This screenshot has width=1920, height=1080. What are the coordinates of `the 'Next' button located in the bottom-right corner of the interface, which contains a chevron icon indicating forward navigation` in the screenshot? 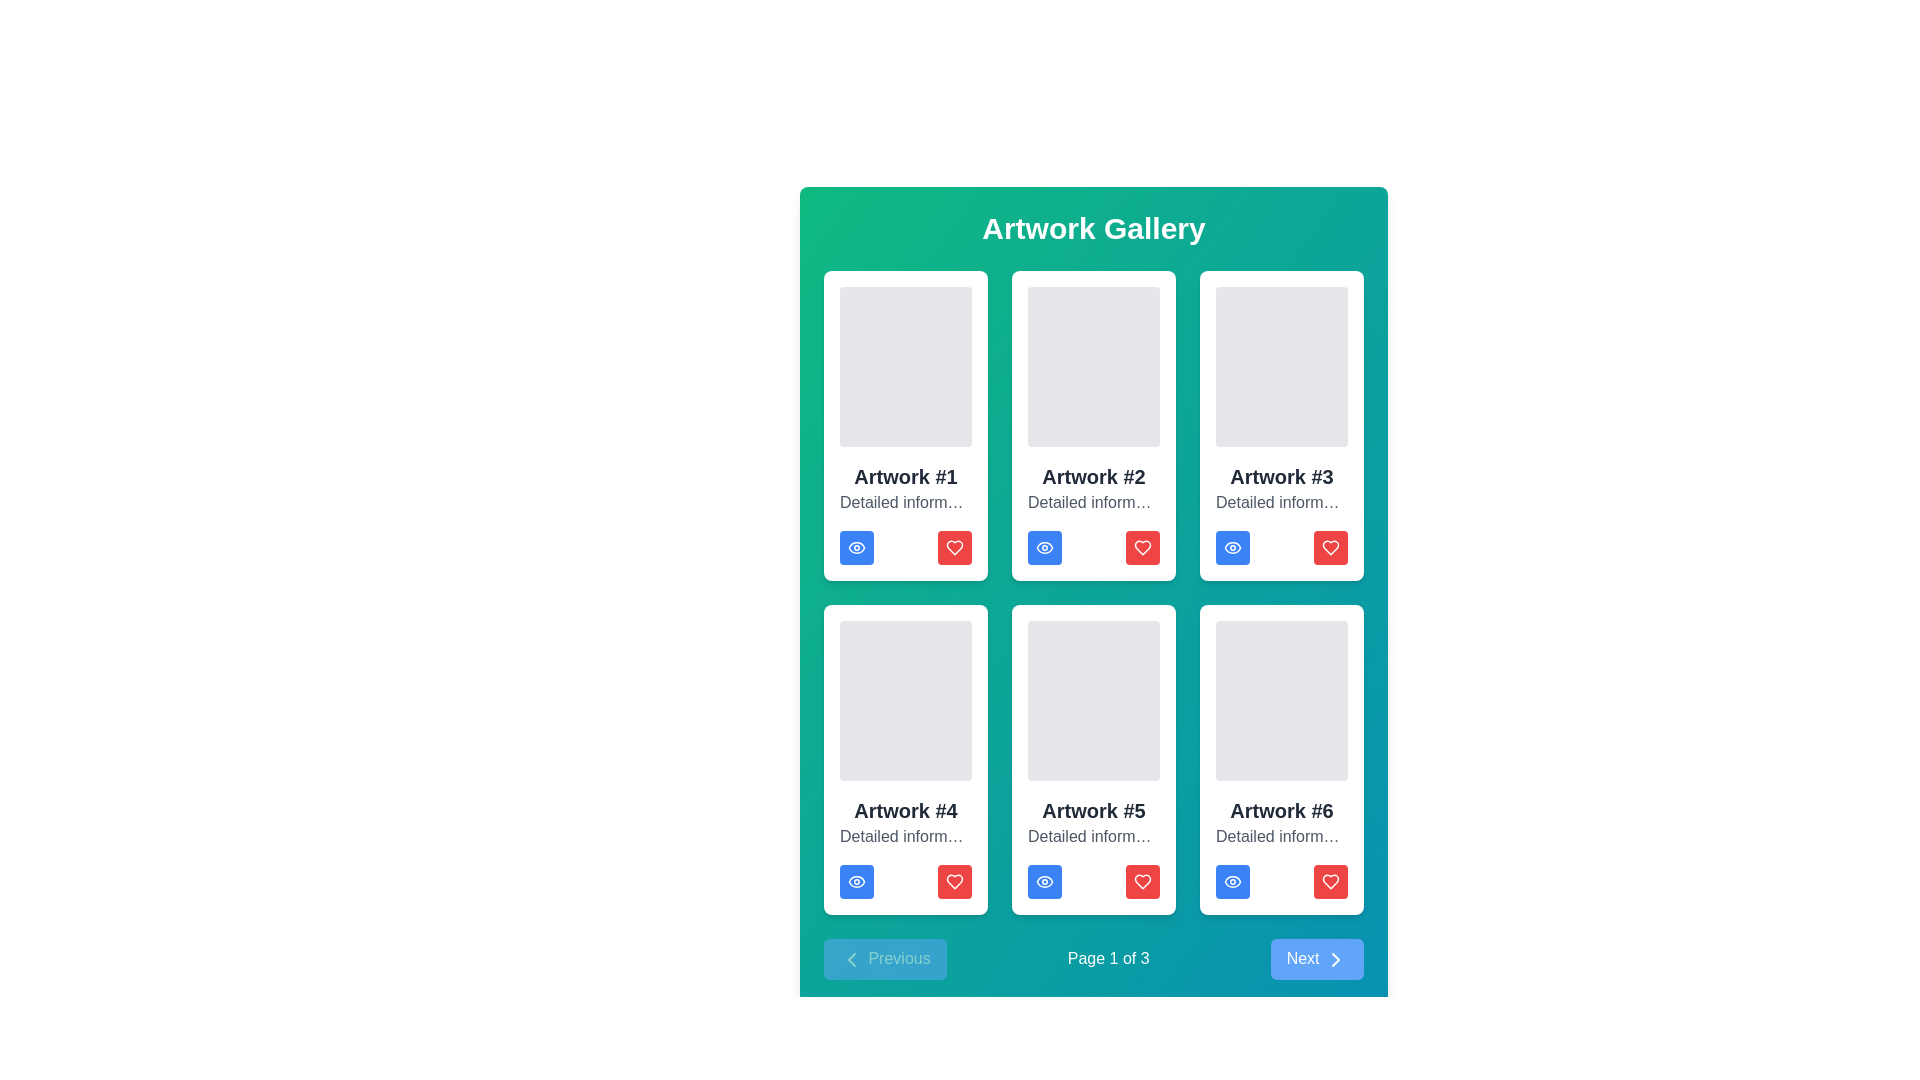 It's located at (1335, 958).